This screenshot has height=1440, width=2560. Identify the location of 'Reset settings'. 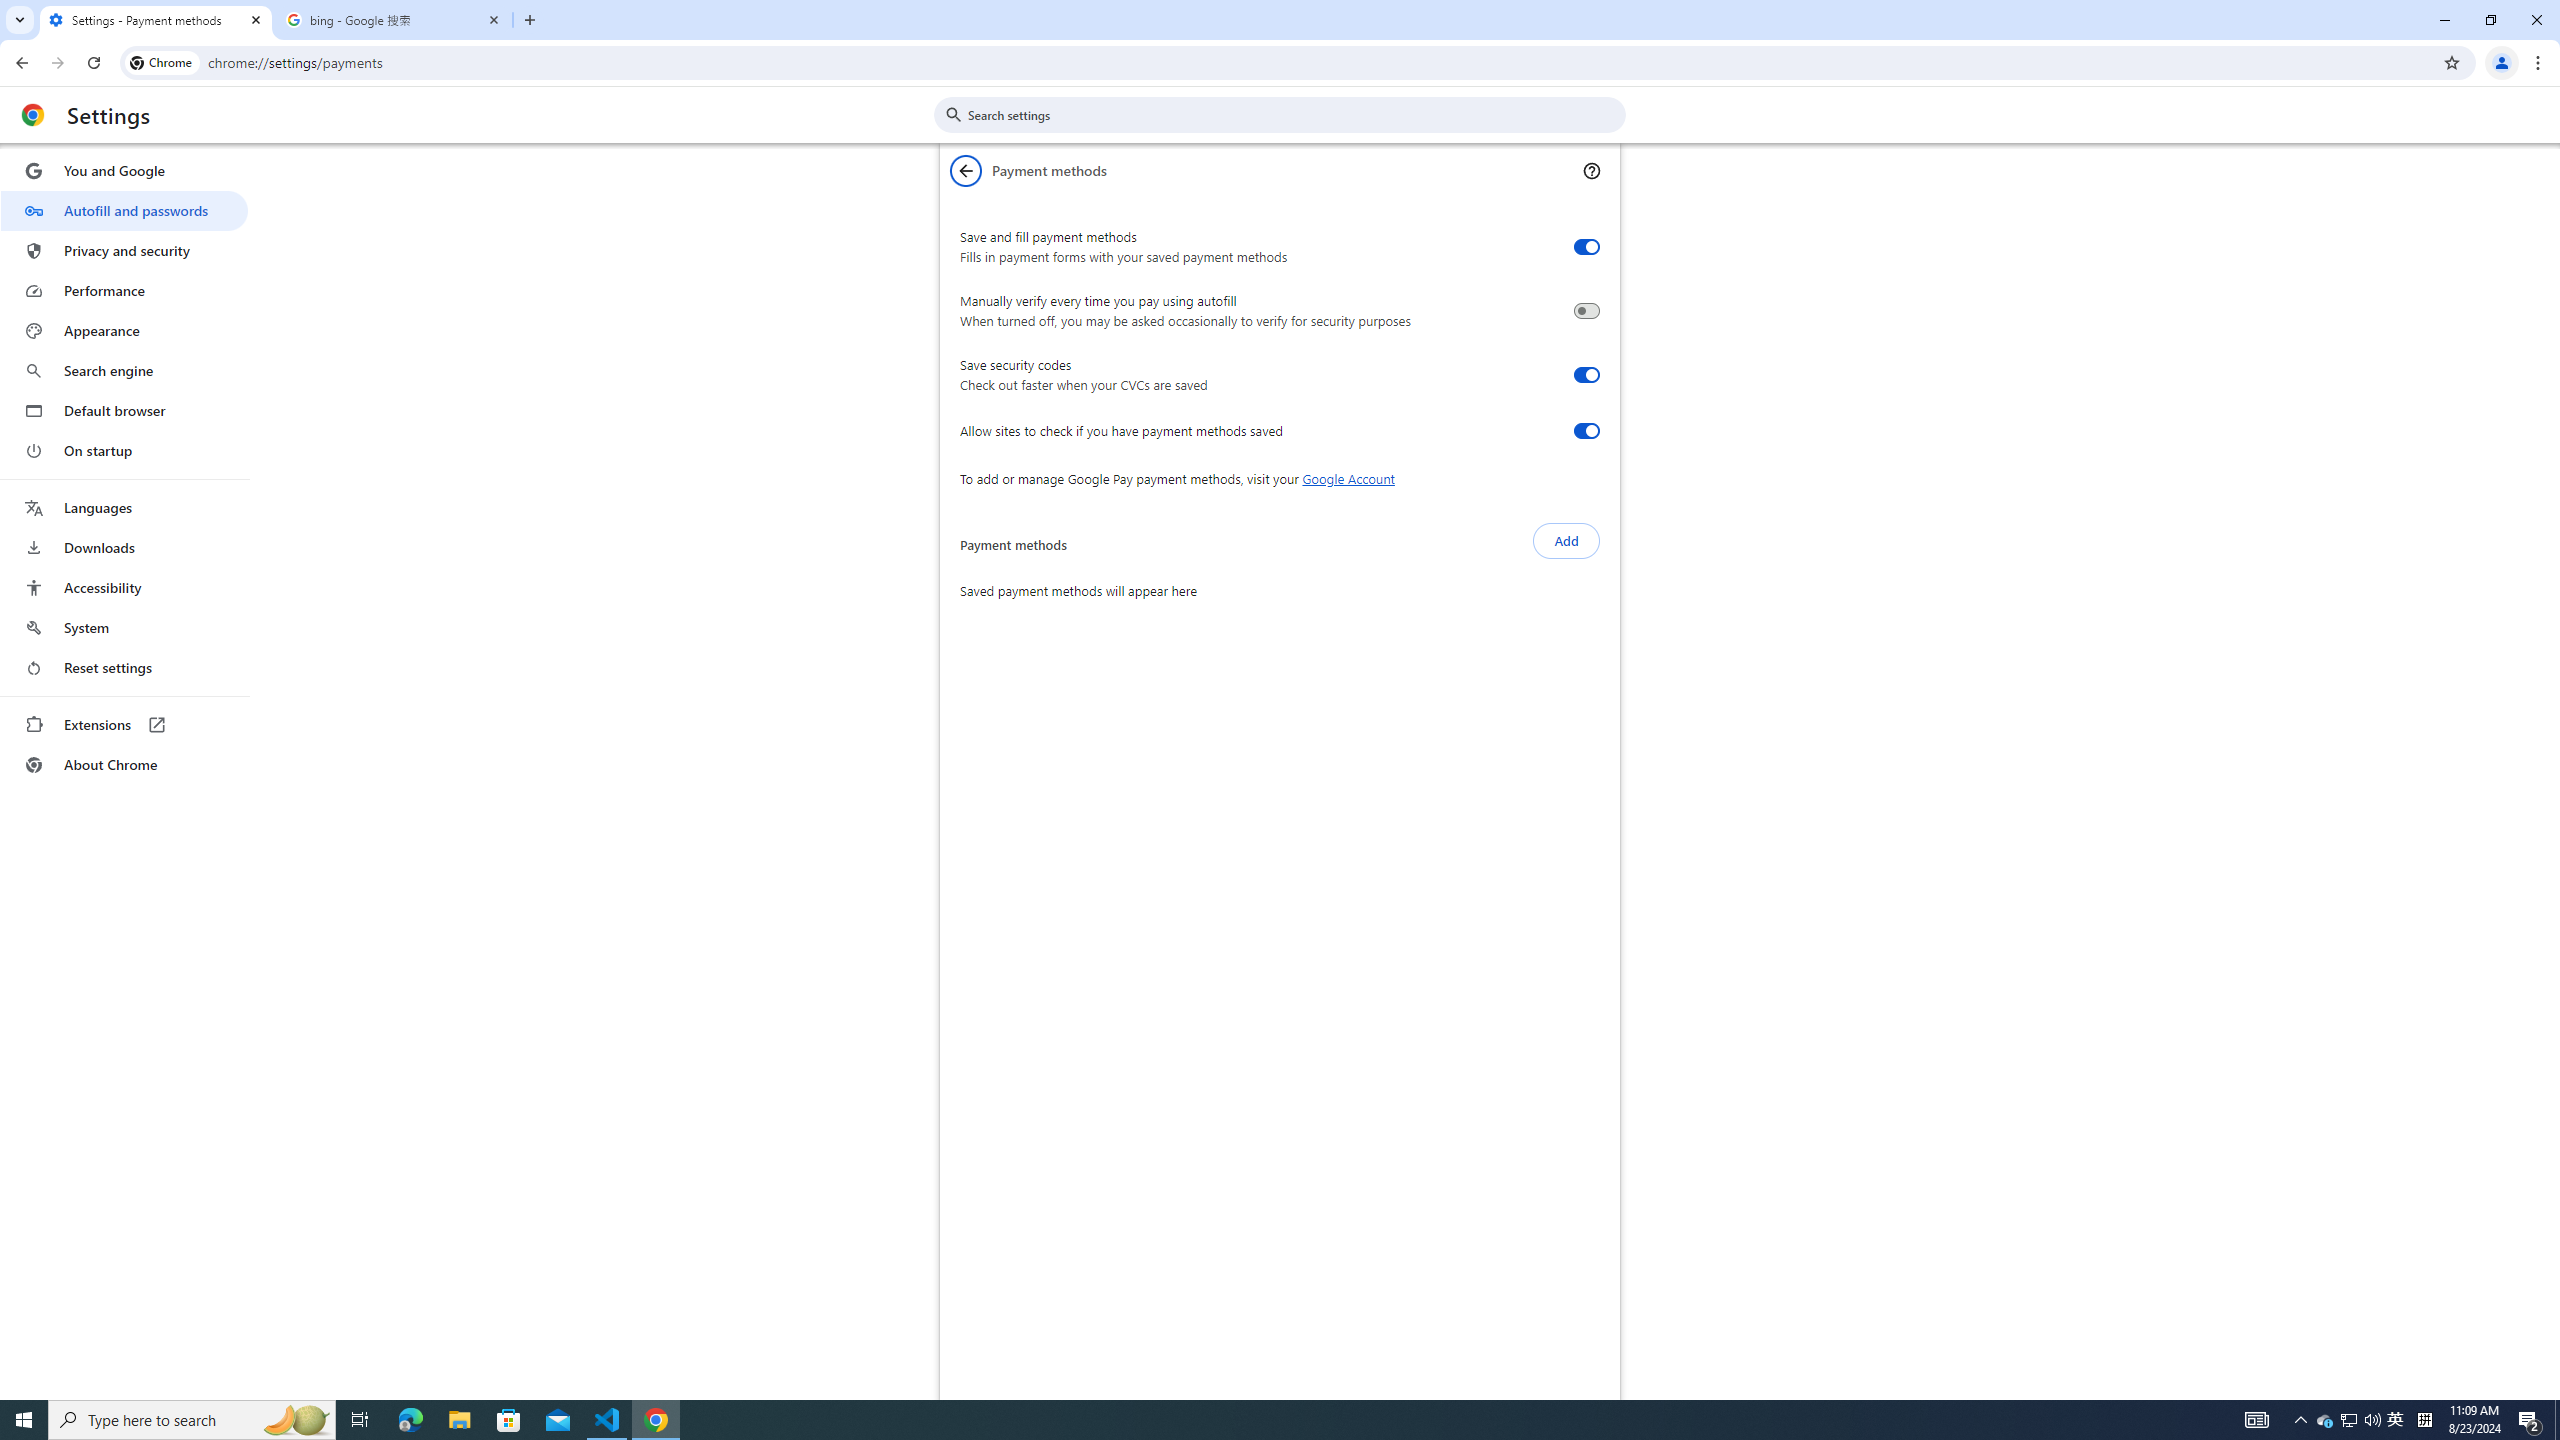
(123, 667).